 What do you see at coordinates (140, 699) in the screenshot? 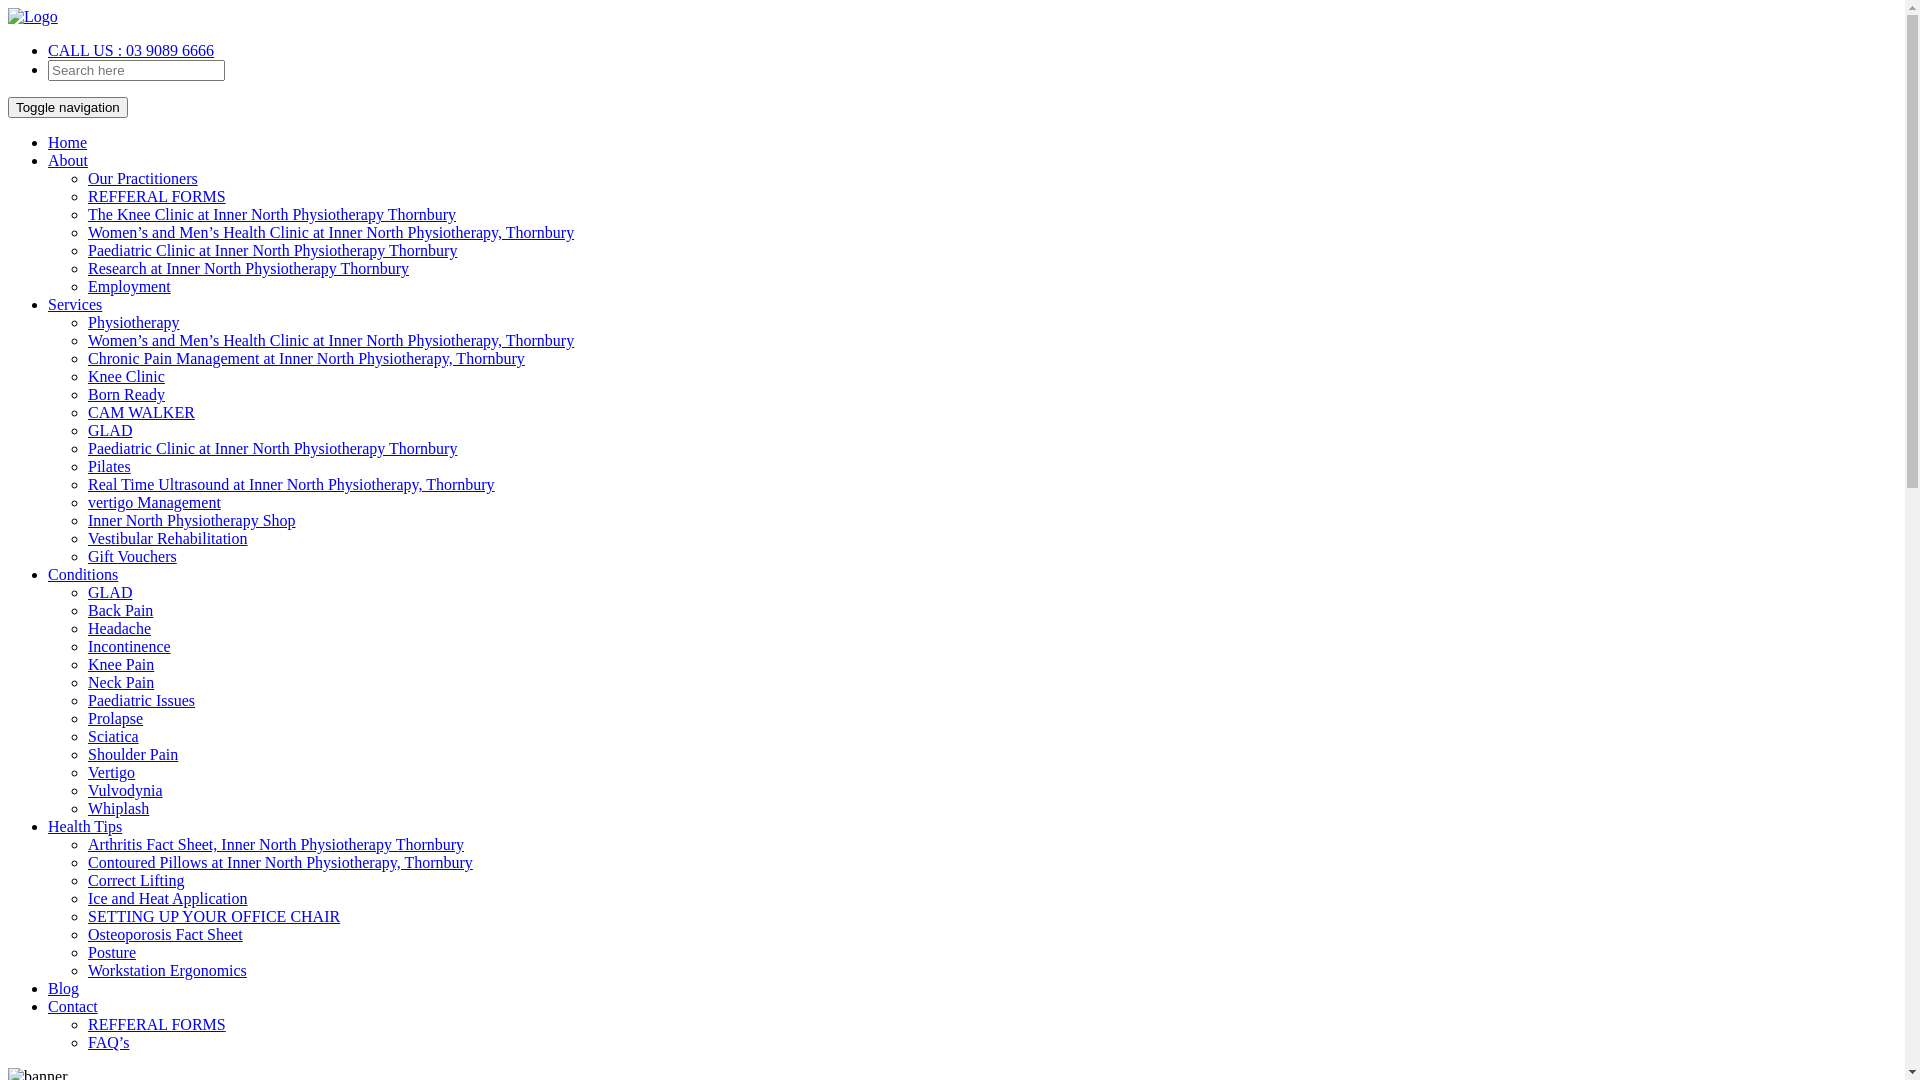
I see `'Paediatric Issues'` at bounding box center [140, 699].